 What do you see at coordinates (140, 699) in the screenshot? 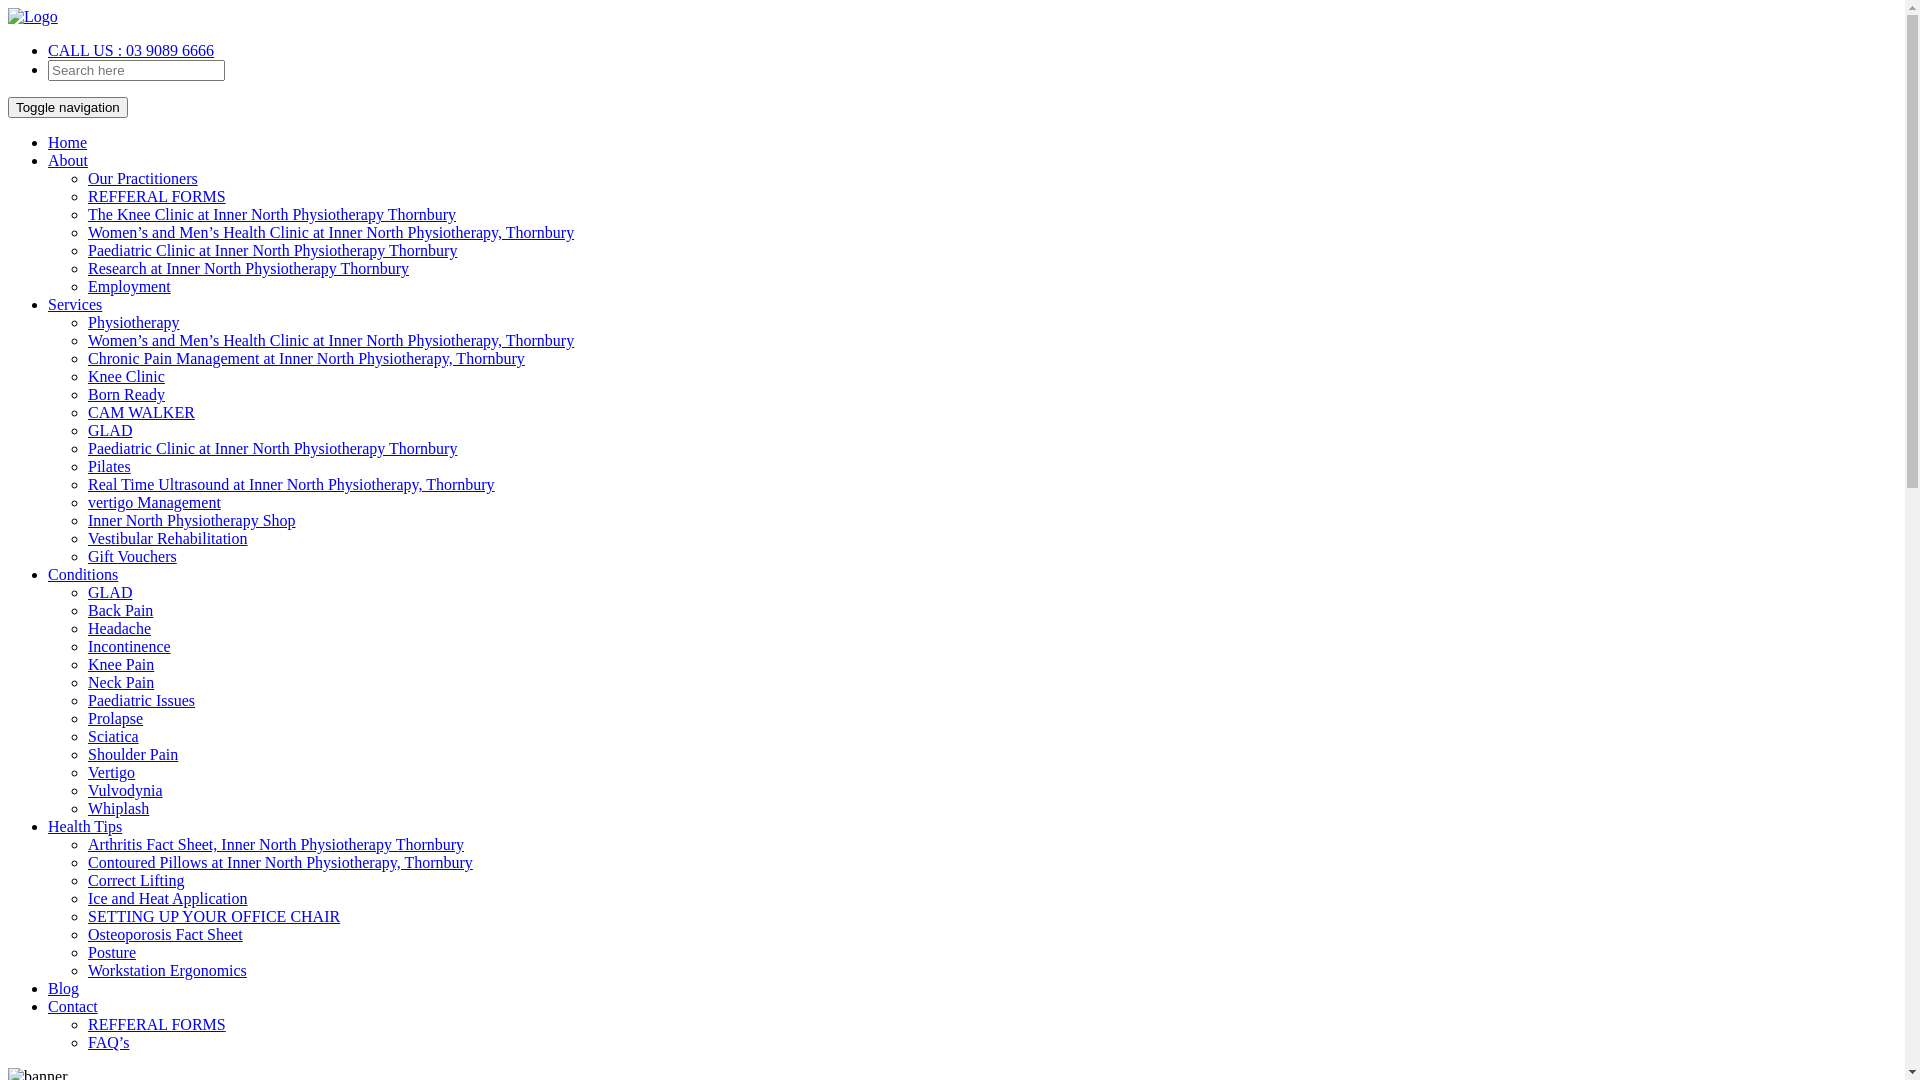
I see `'Paediatric Issues'` at bounding box center [140, 699].